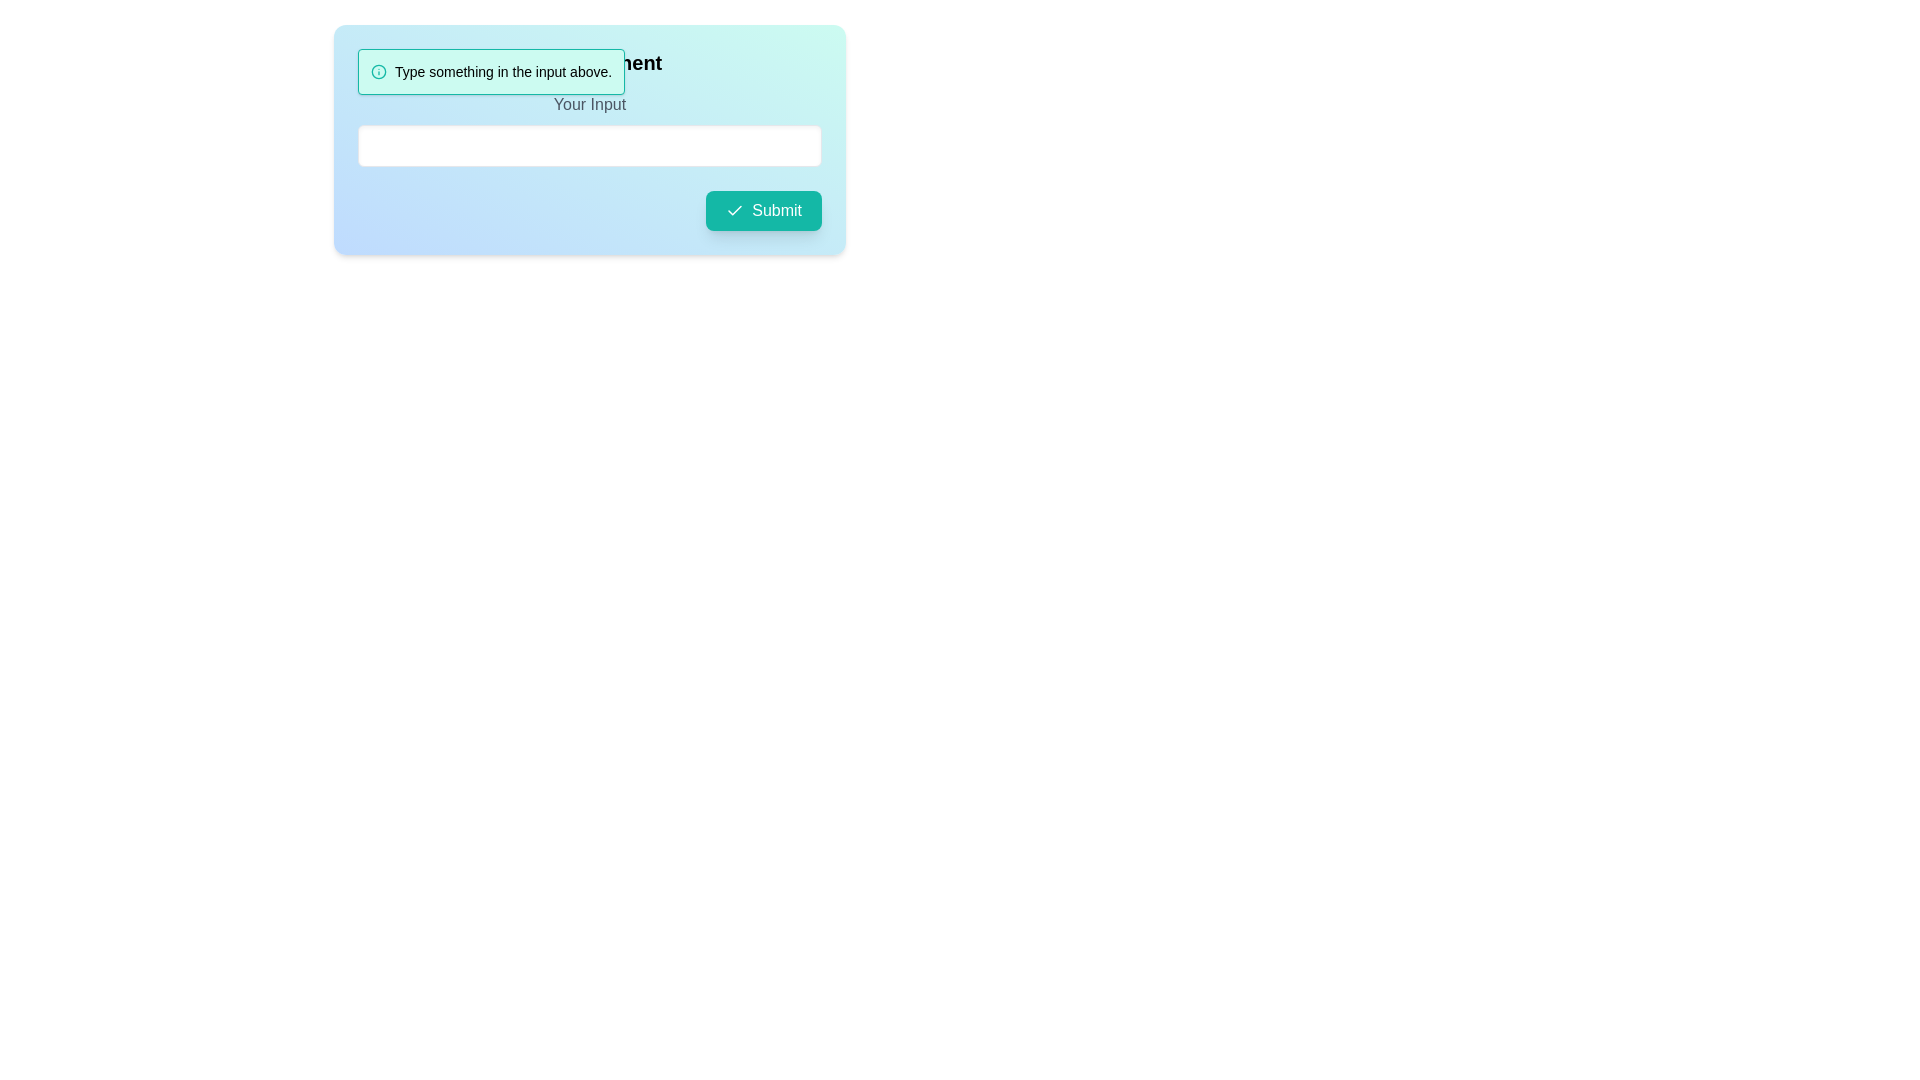  I want to click on SVG checkmark icon located to the left of the 'Submit' text within the teal button in the bottom-right corner of the interface, so click(734, 211).